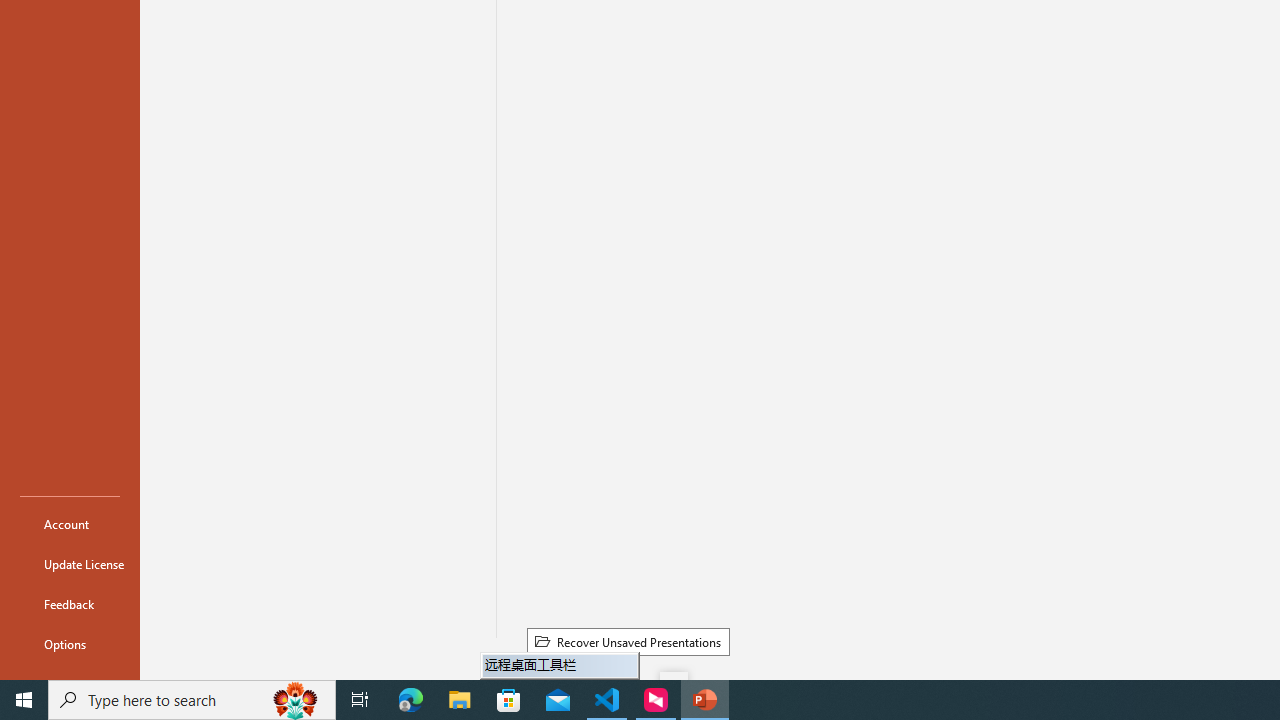 Image resolution: width=1280 pixels, height=720 pixels. What do you see at coordinates (69, 644) in the screenshot?
I see `'Options'` at bounding box center [69, 644].